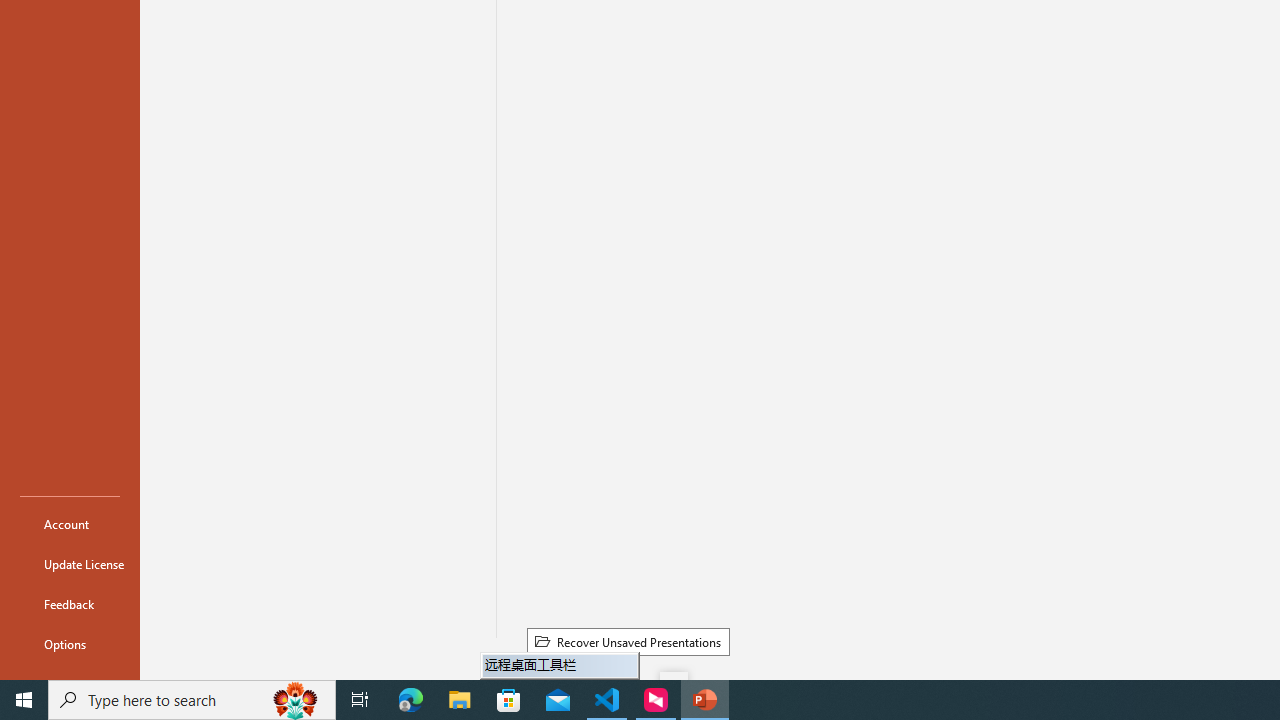 Image resolution: width=1280 pixels, height=720 pixels. What do you see at coordinates (69, 644) in the screenshot?
I see `'Options'` at bounding box center [69, 644].